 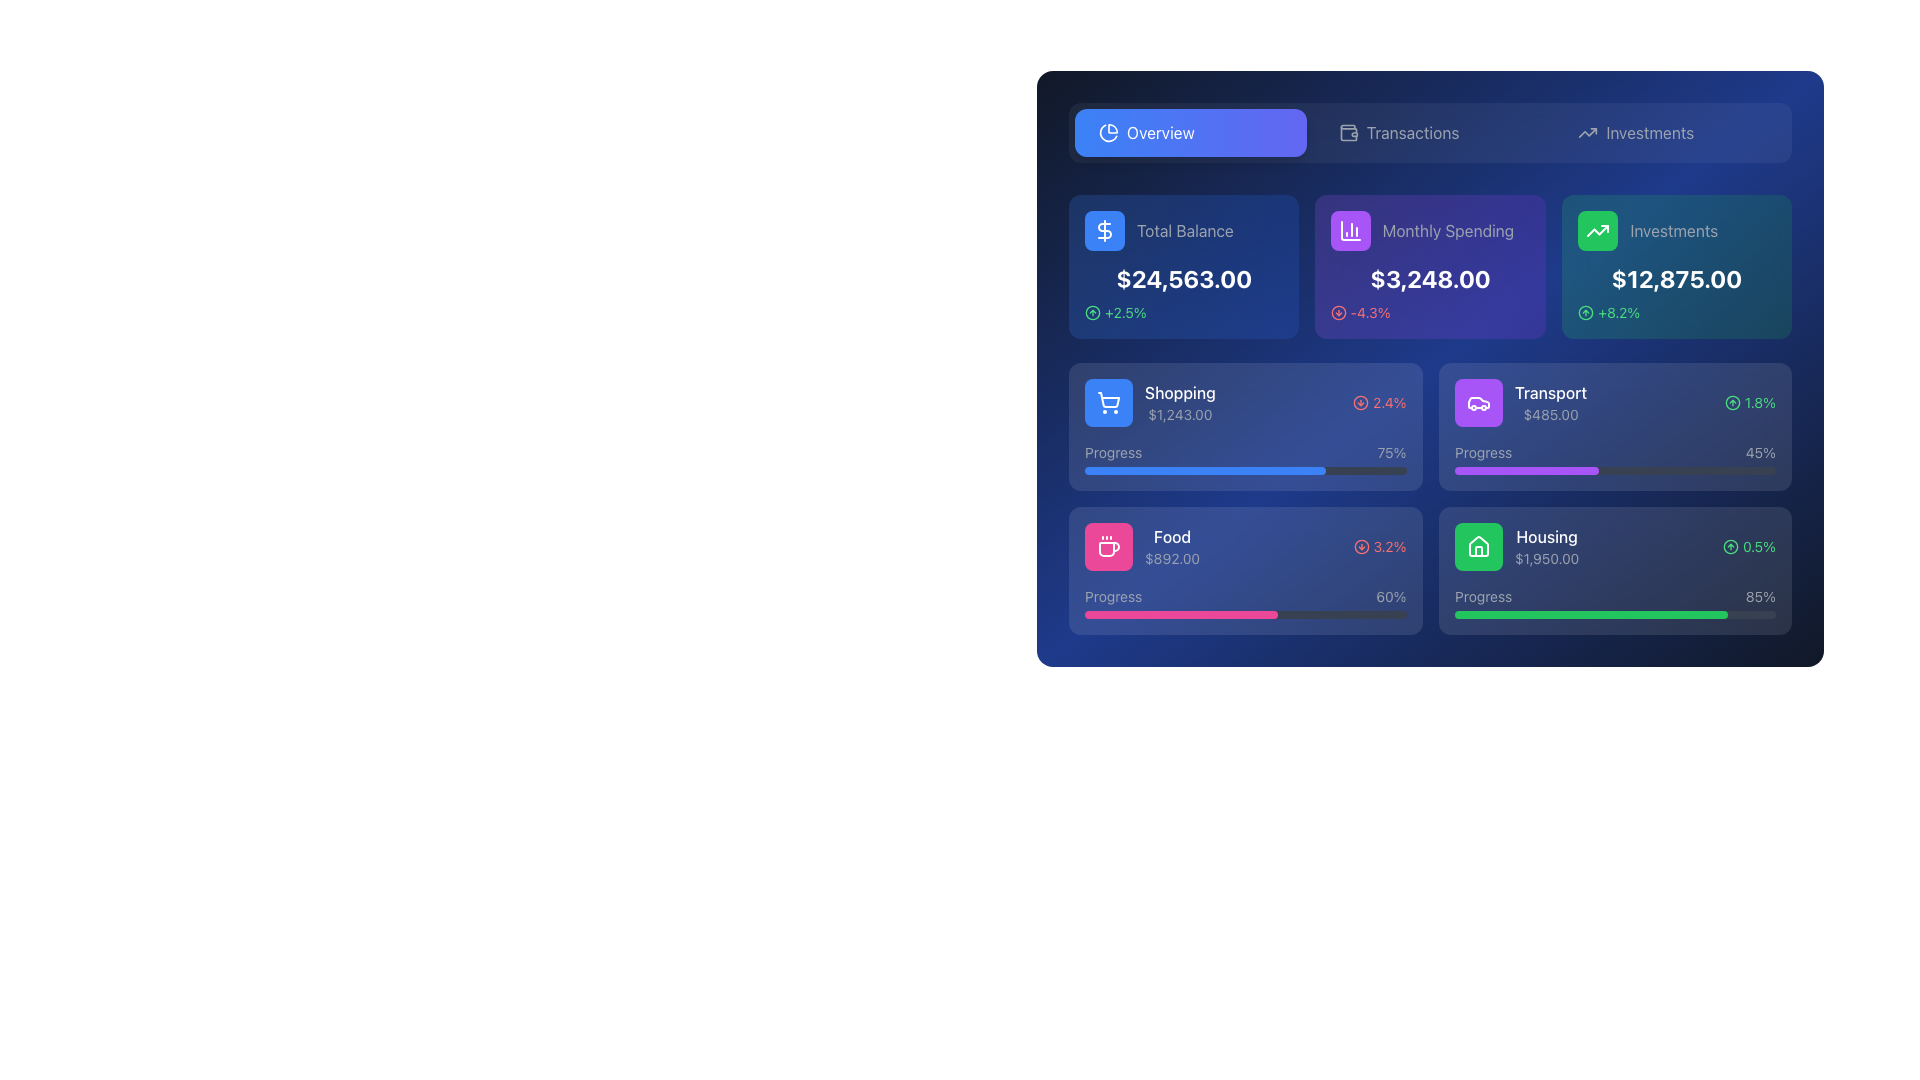 I want to click on the progress bar located within the 'Shopping' card, directly below the title 'Progress' and to the left of the 75% value, so click(x=1244, y=470).